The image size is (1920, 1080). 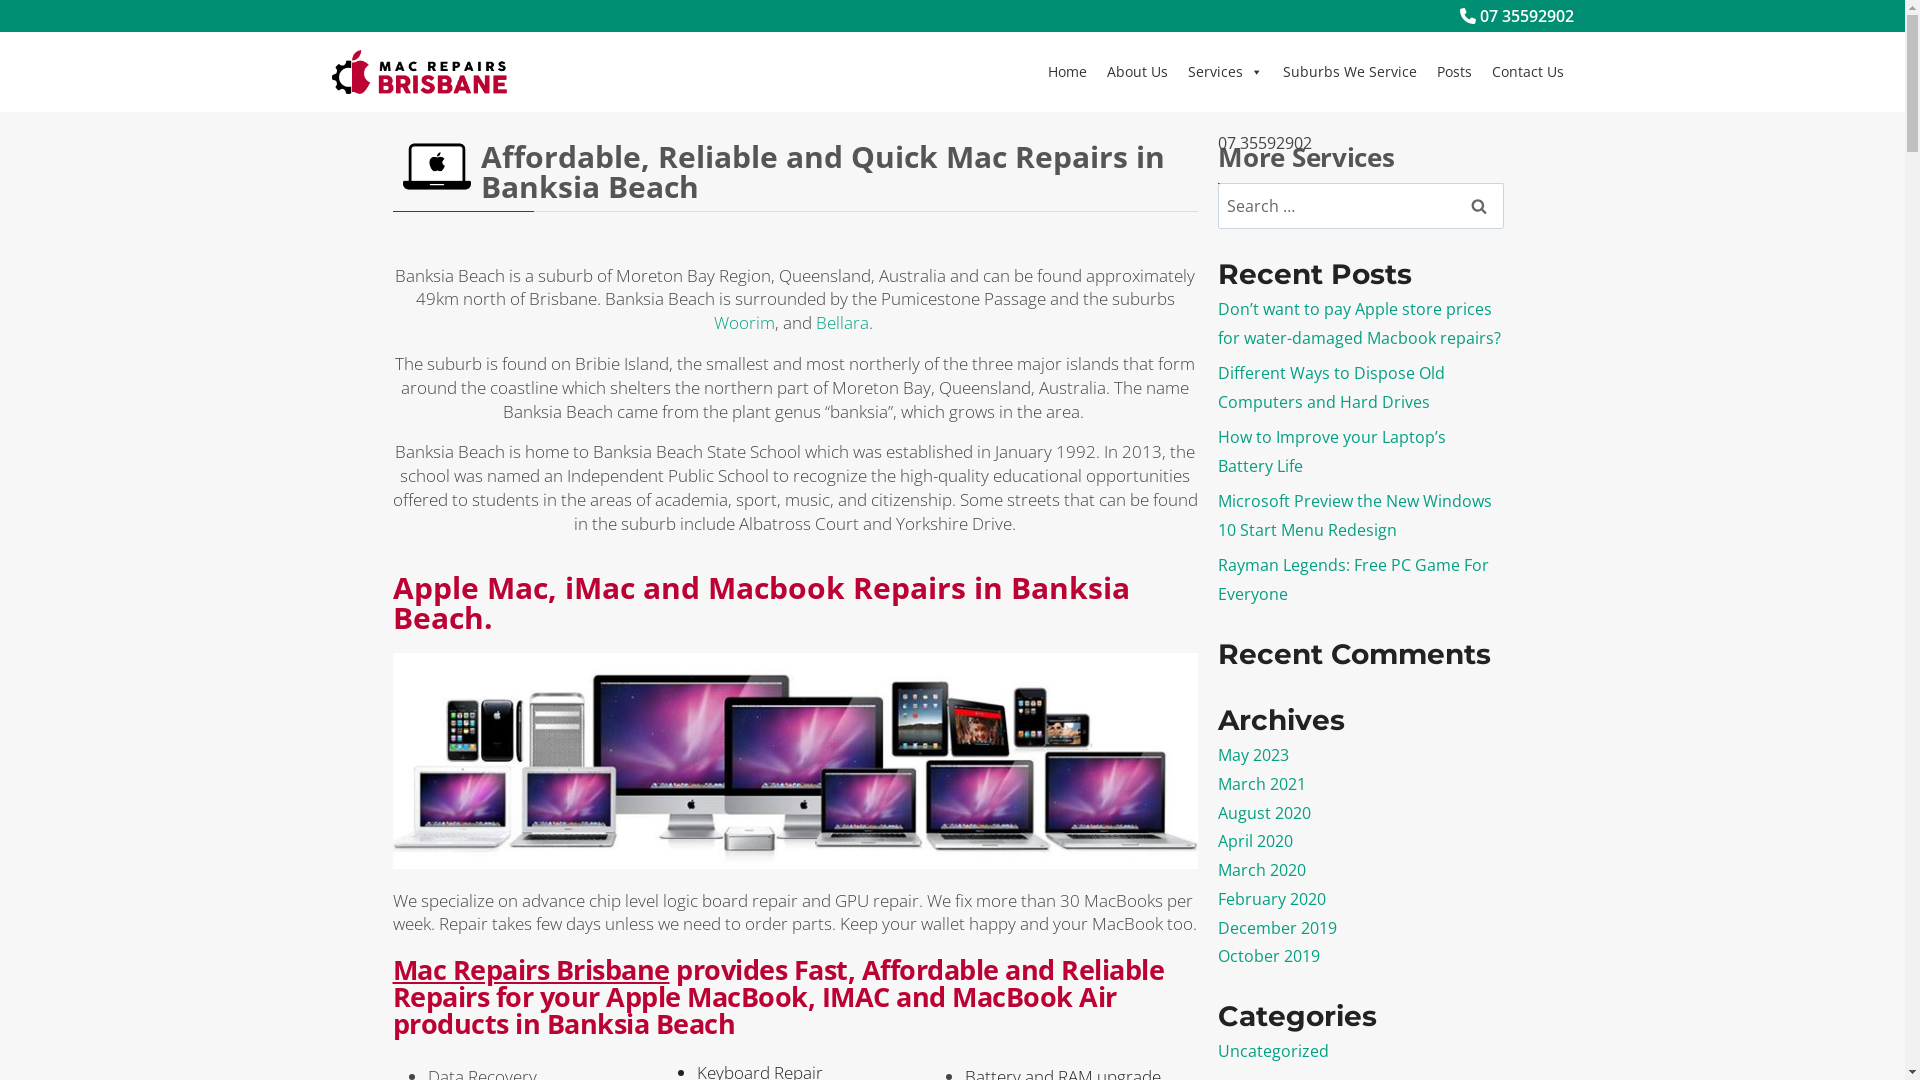 I want to click on 'March 2020', so click(x=1261, y=869).